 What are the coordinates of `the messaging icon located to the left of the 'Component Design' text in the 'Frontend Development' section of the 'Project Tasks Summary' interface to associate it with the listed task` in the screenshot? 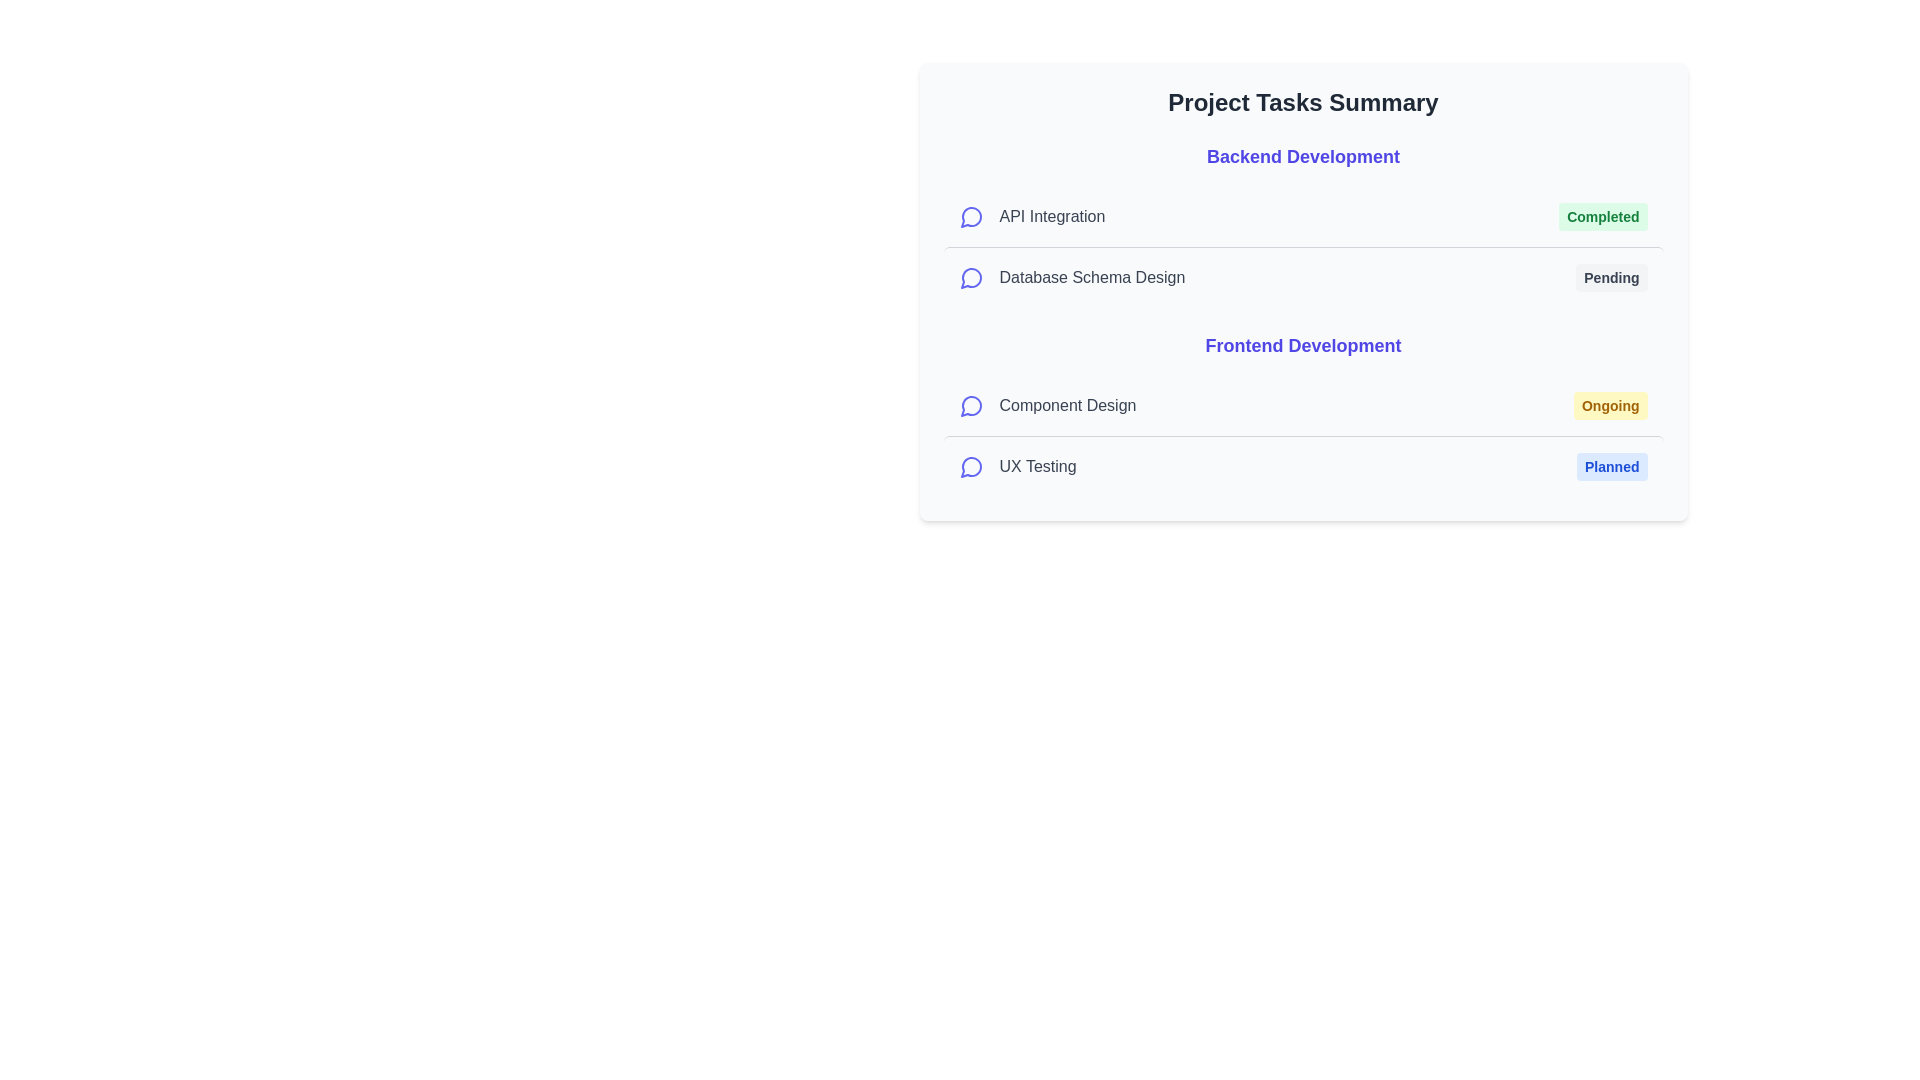 It's located at (971, 405).